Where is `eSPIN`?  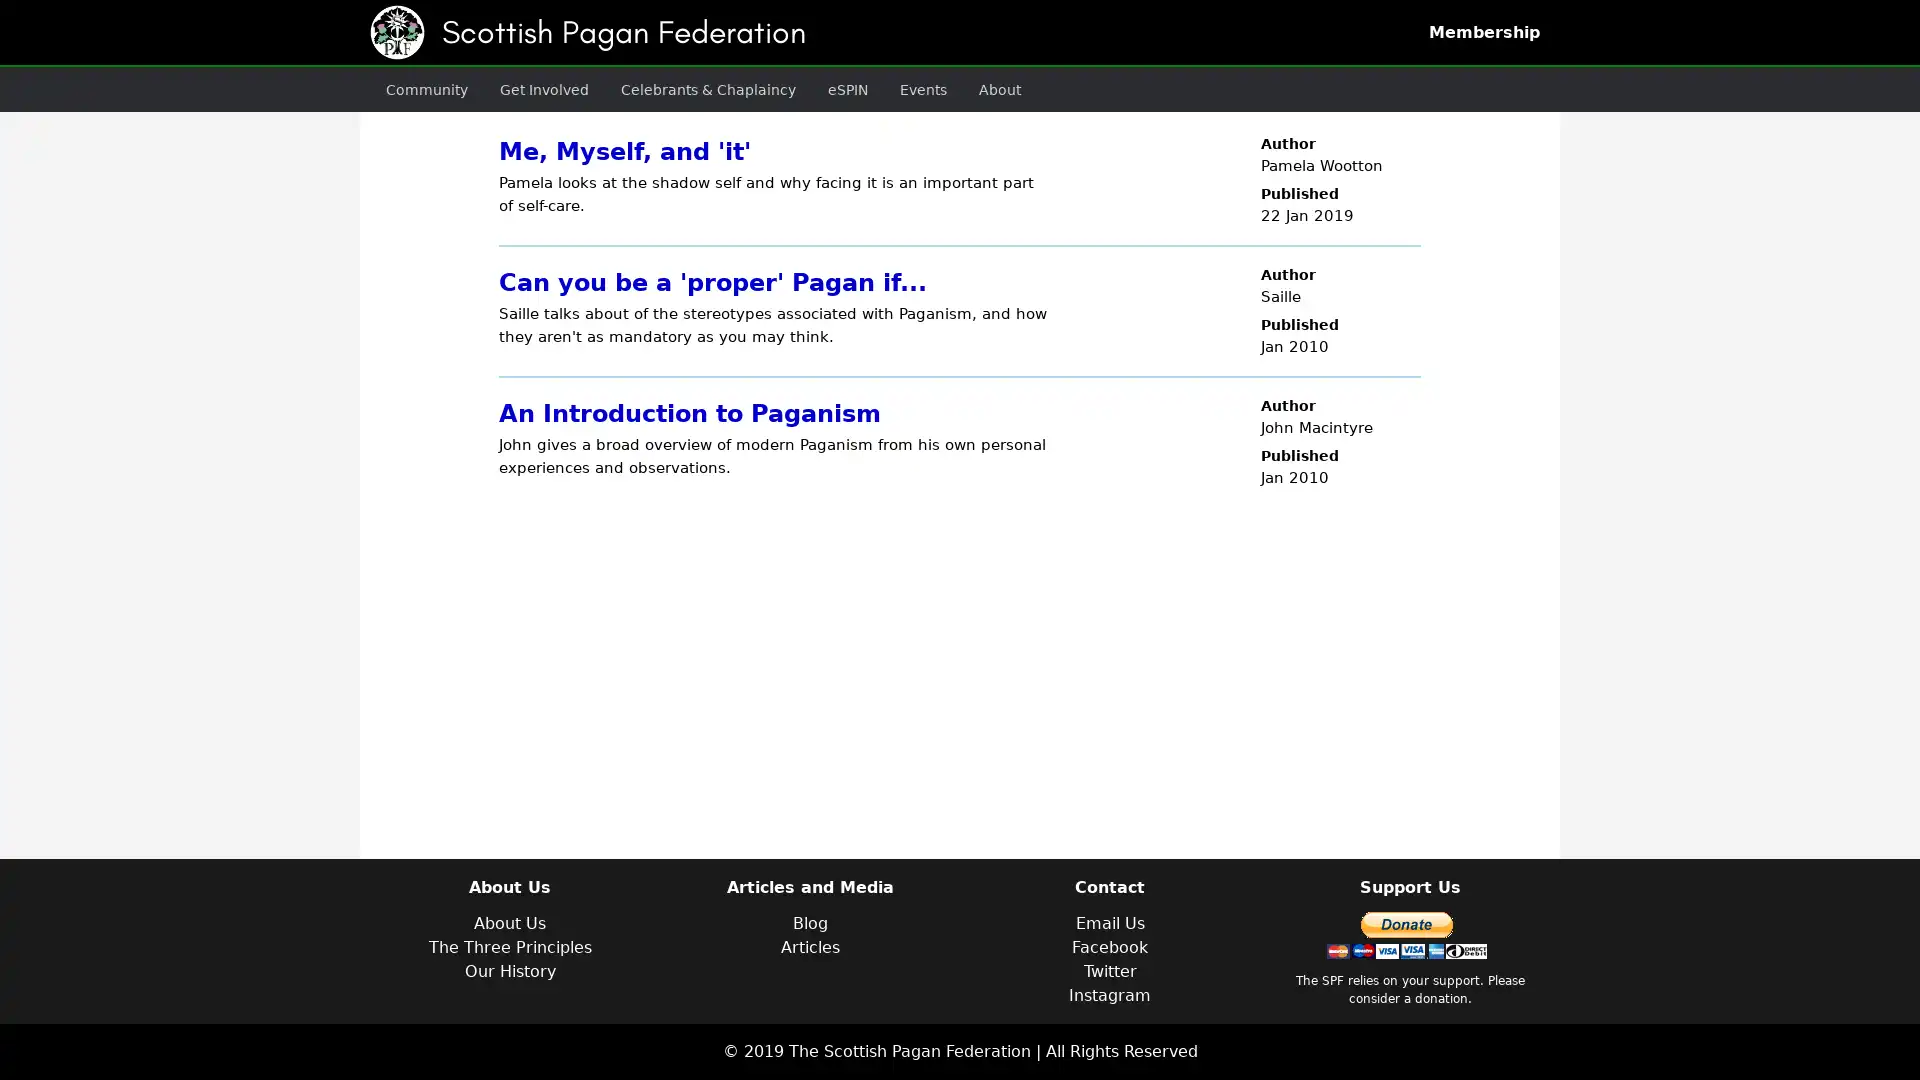
eSPIN is located at coordinates (810, 88).